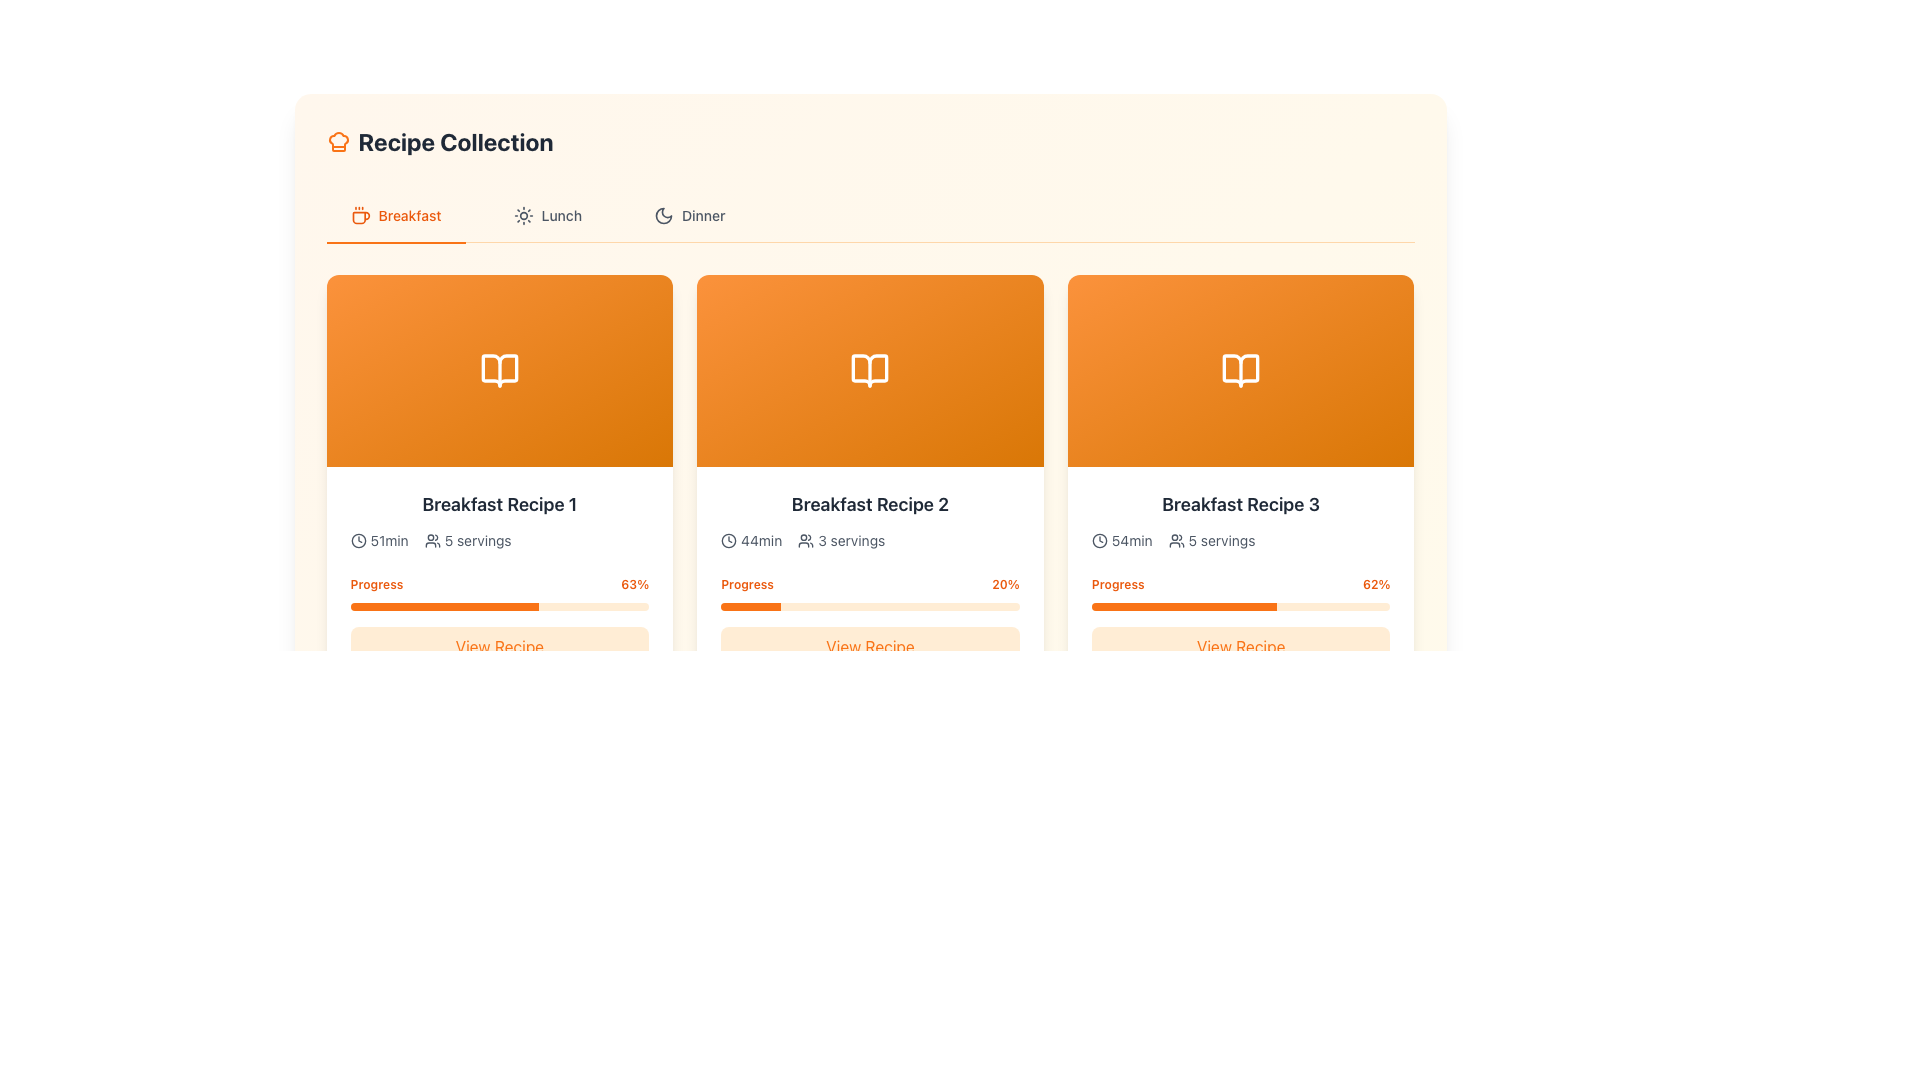 The height and width of the screenshot is (1080, 1920). What do you see at coordinates (1221, 540) in the screenshot?
I see `the text label displaying '5 servings' located in the third recipe card titled 'Breakfast Recipe 3', adjacent to the users icon` at bounding box center [1221, 540].